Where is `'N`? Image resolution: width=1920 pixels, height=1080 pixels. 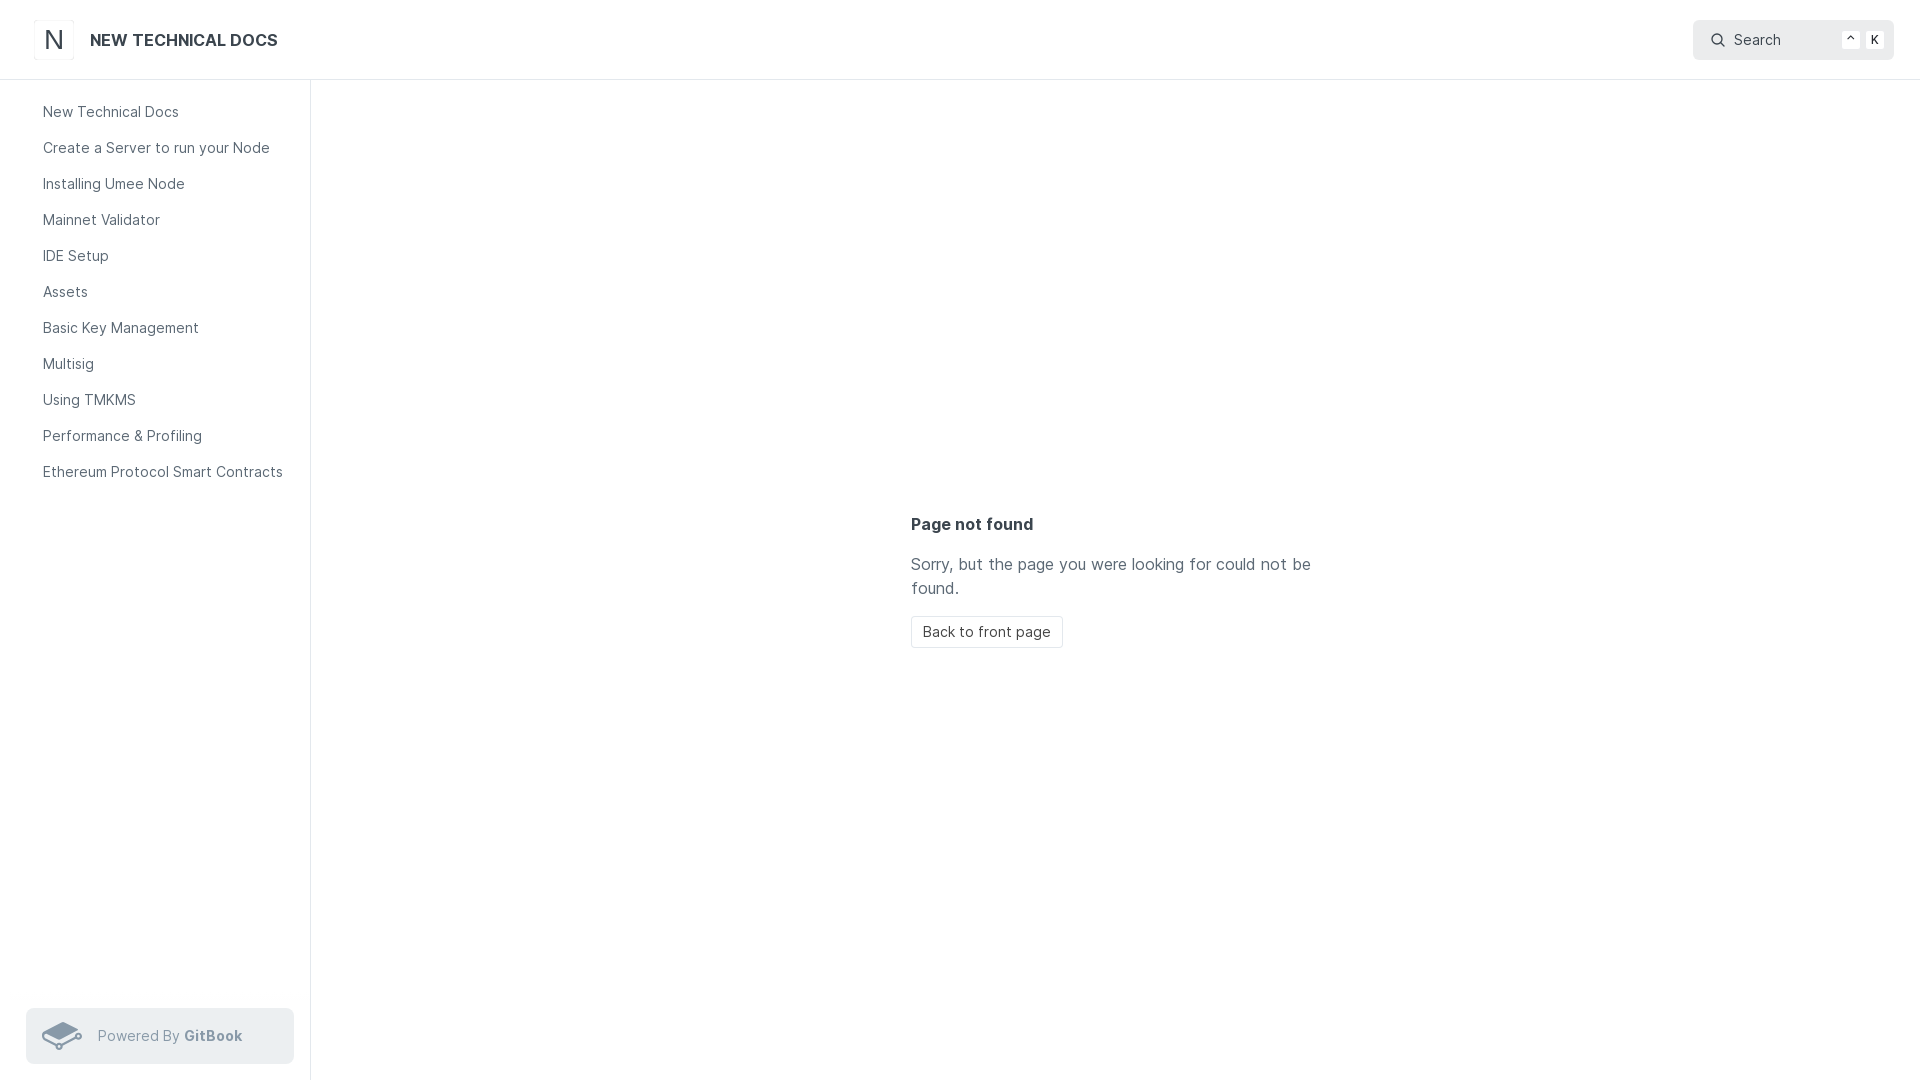 'N is located at coordinates (158, 39).